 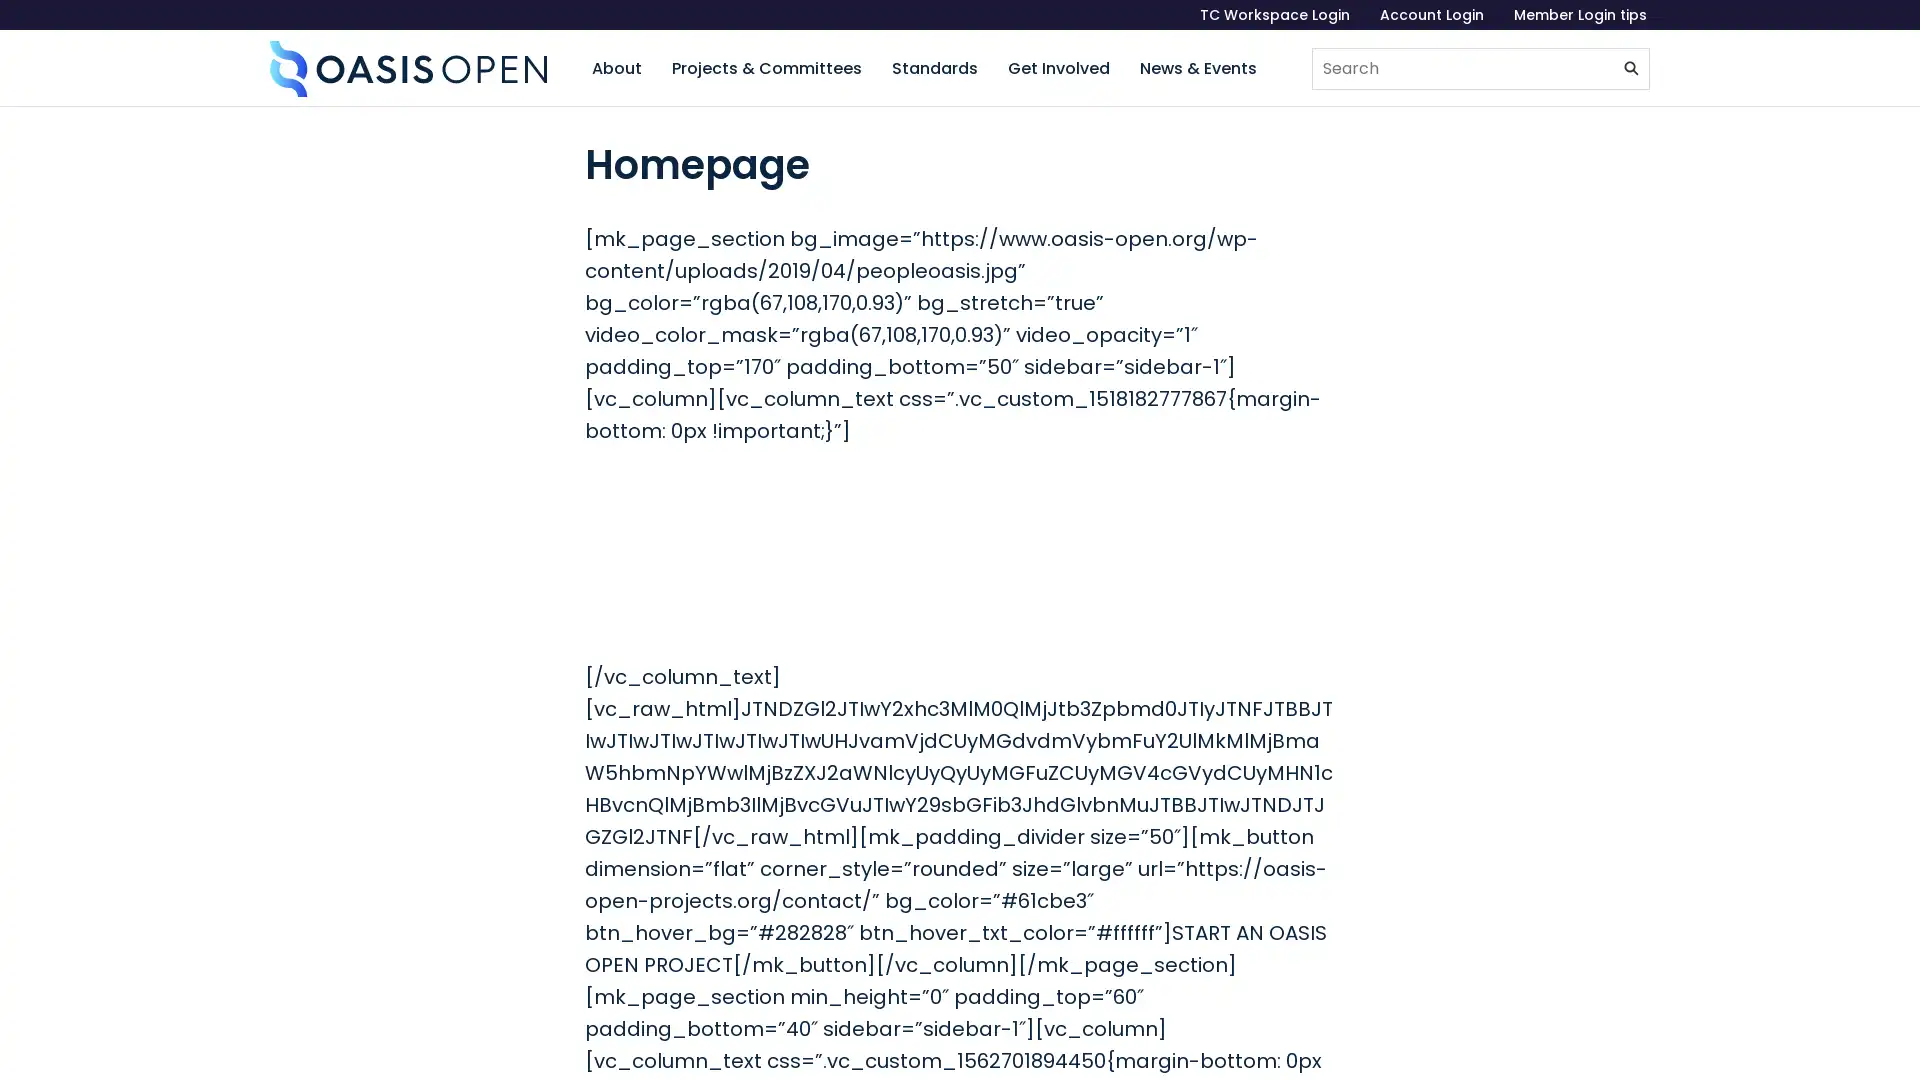 What do you see at coordinates (1632, 68) in the screenshot?
I see `Submit search` at bounding box center [1632, 68].